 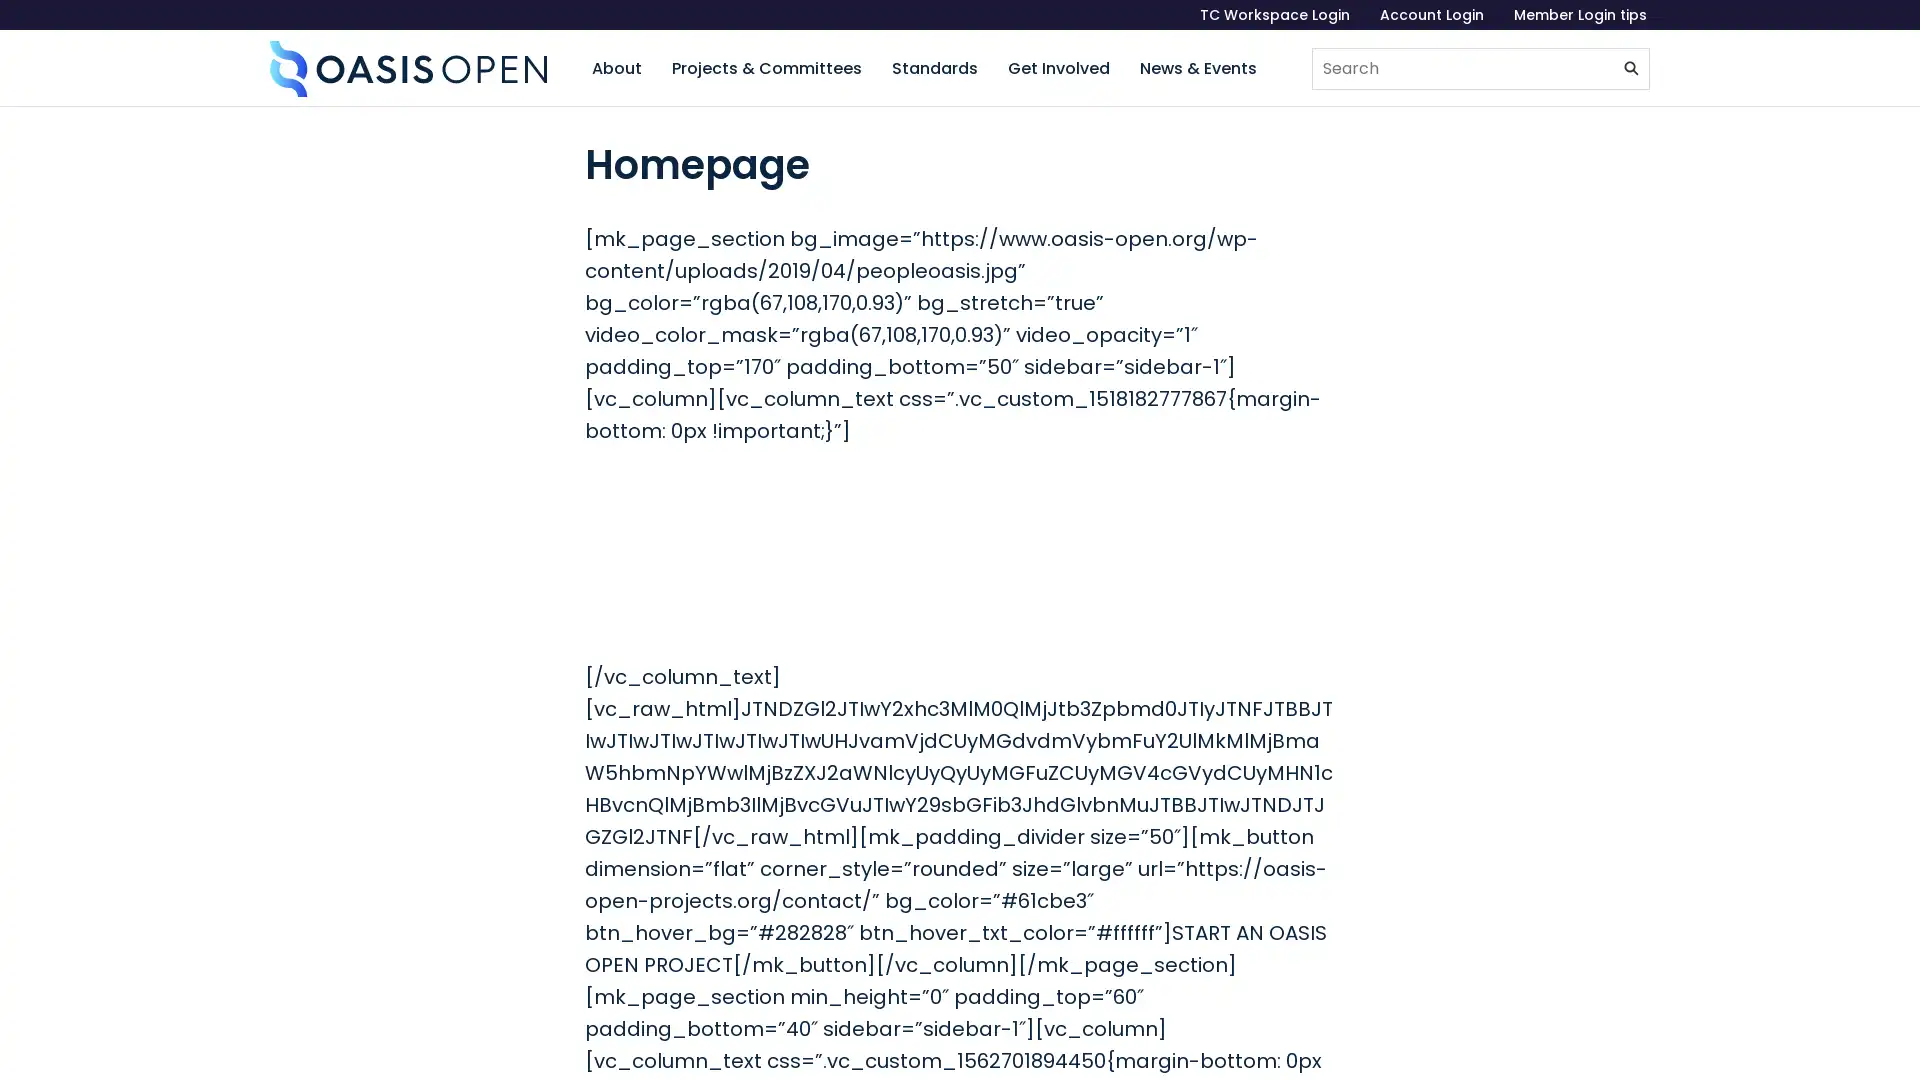 What do you see at coordinates (1632, 68) in the screenshot?
I see `Submit search` at bounding box center [1632, 68].